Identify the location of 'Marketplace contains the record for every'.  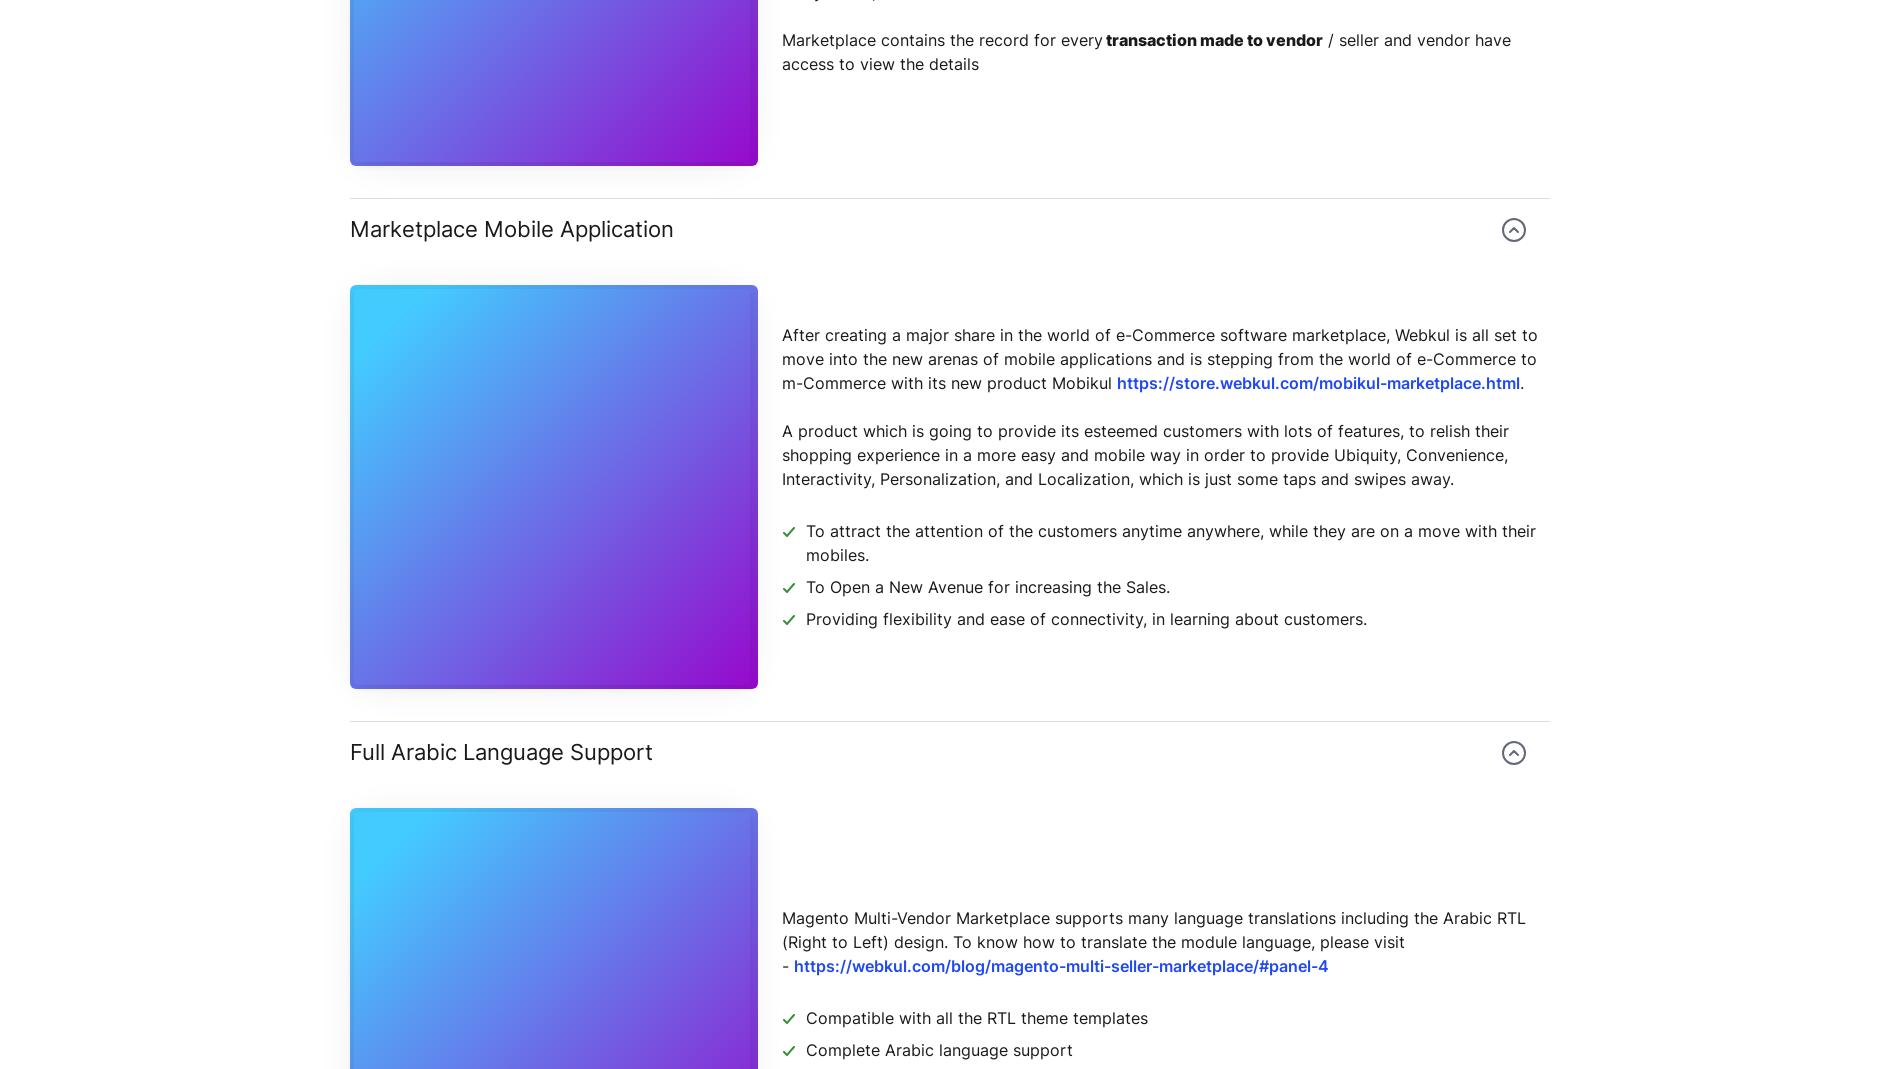
(941, 38).